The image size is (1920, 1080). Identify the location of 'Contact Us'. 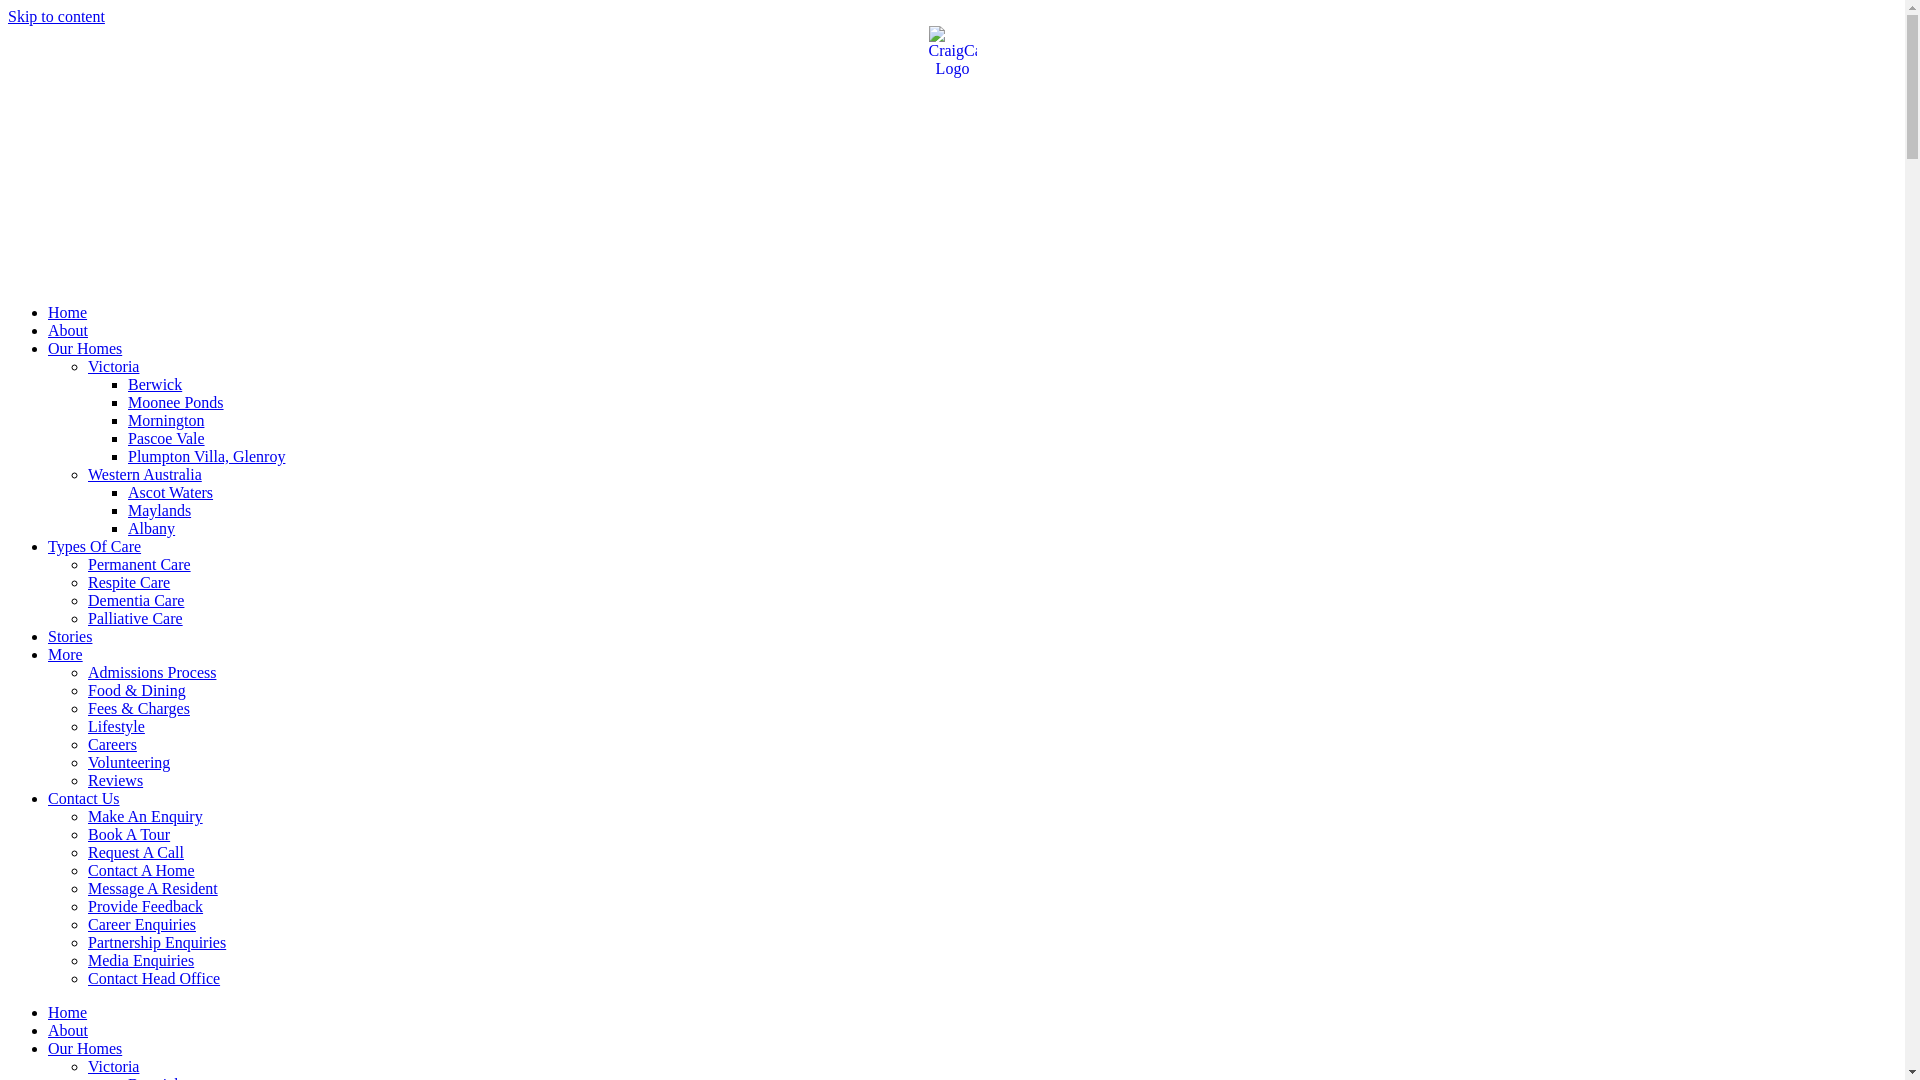
(82, 797).